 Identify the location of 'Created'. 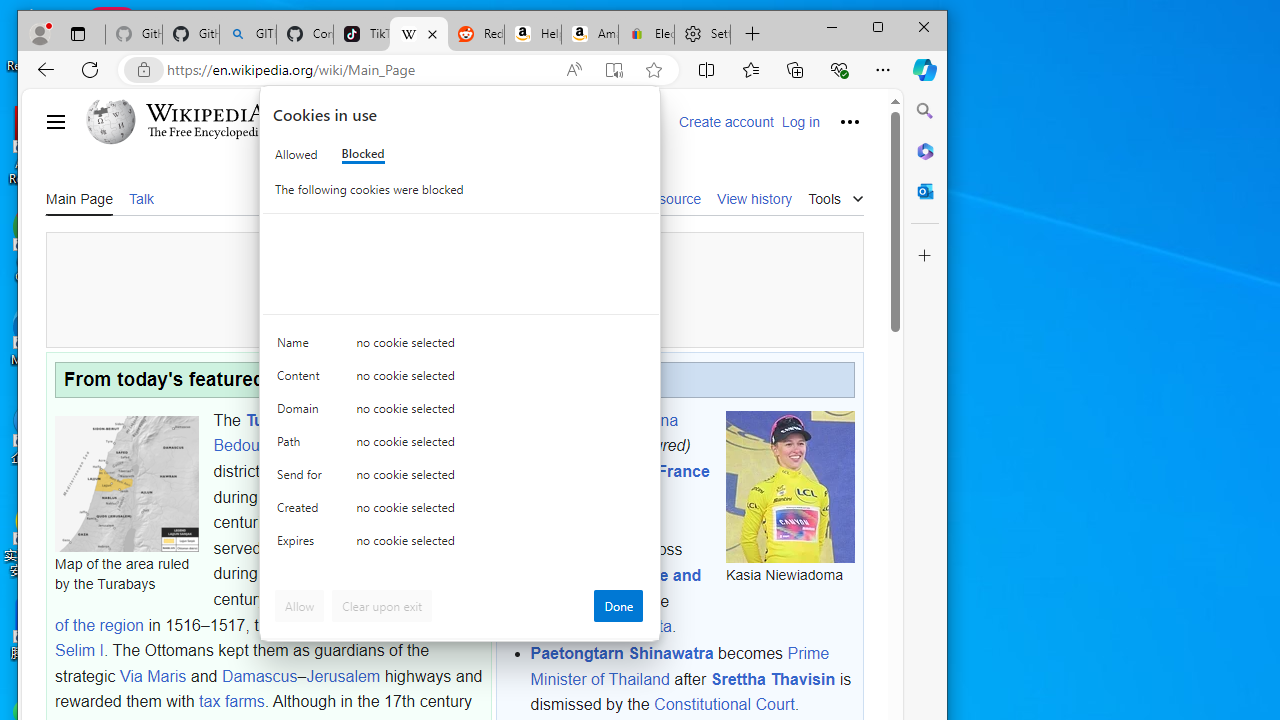
(301, 511).